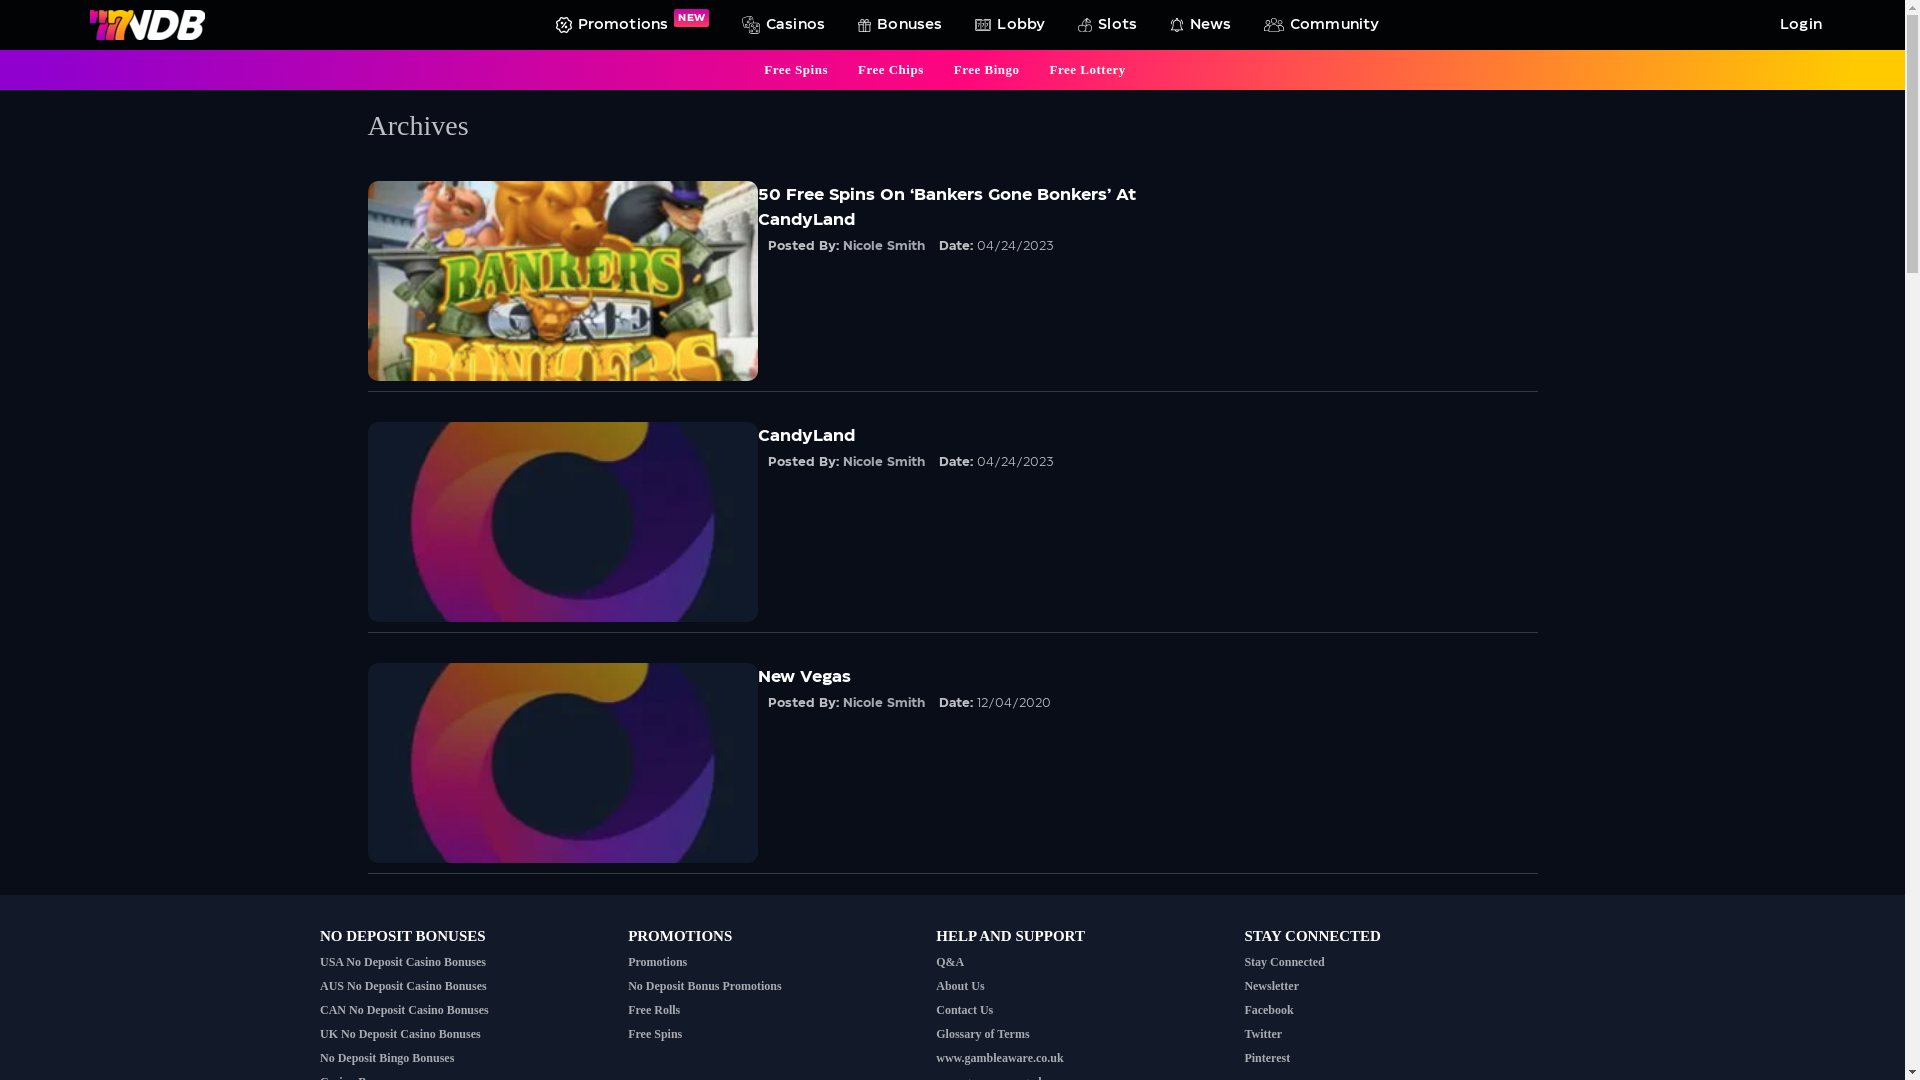 The height and width of the screenshot is (1080, 1920). I want to click on 'Pinterest', so click(1266, 1056).